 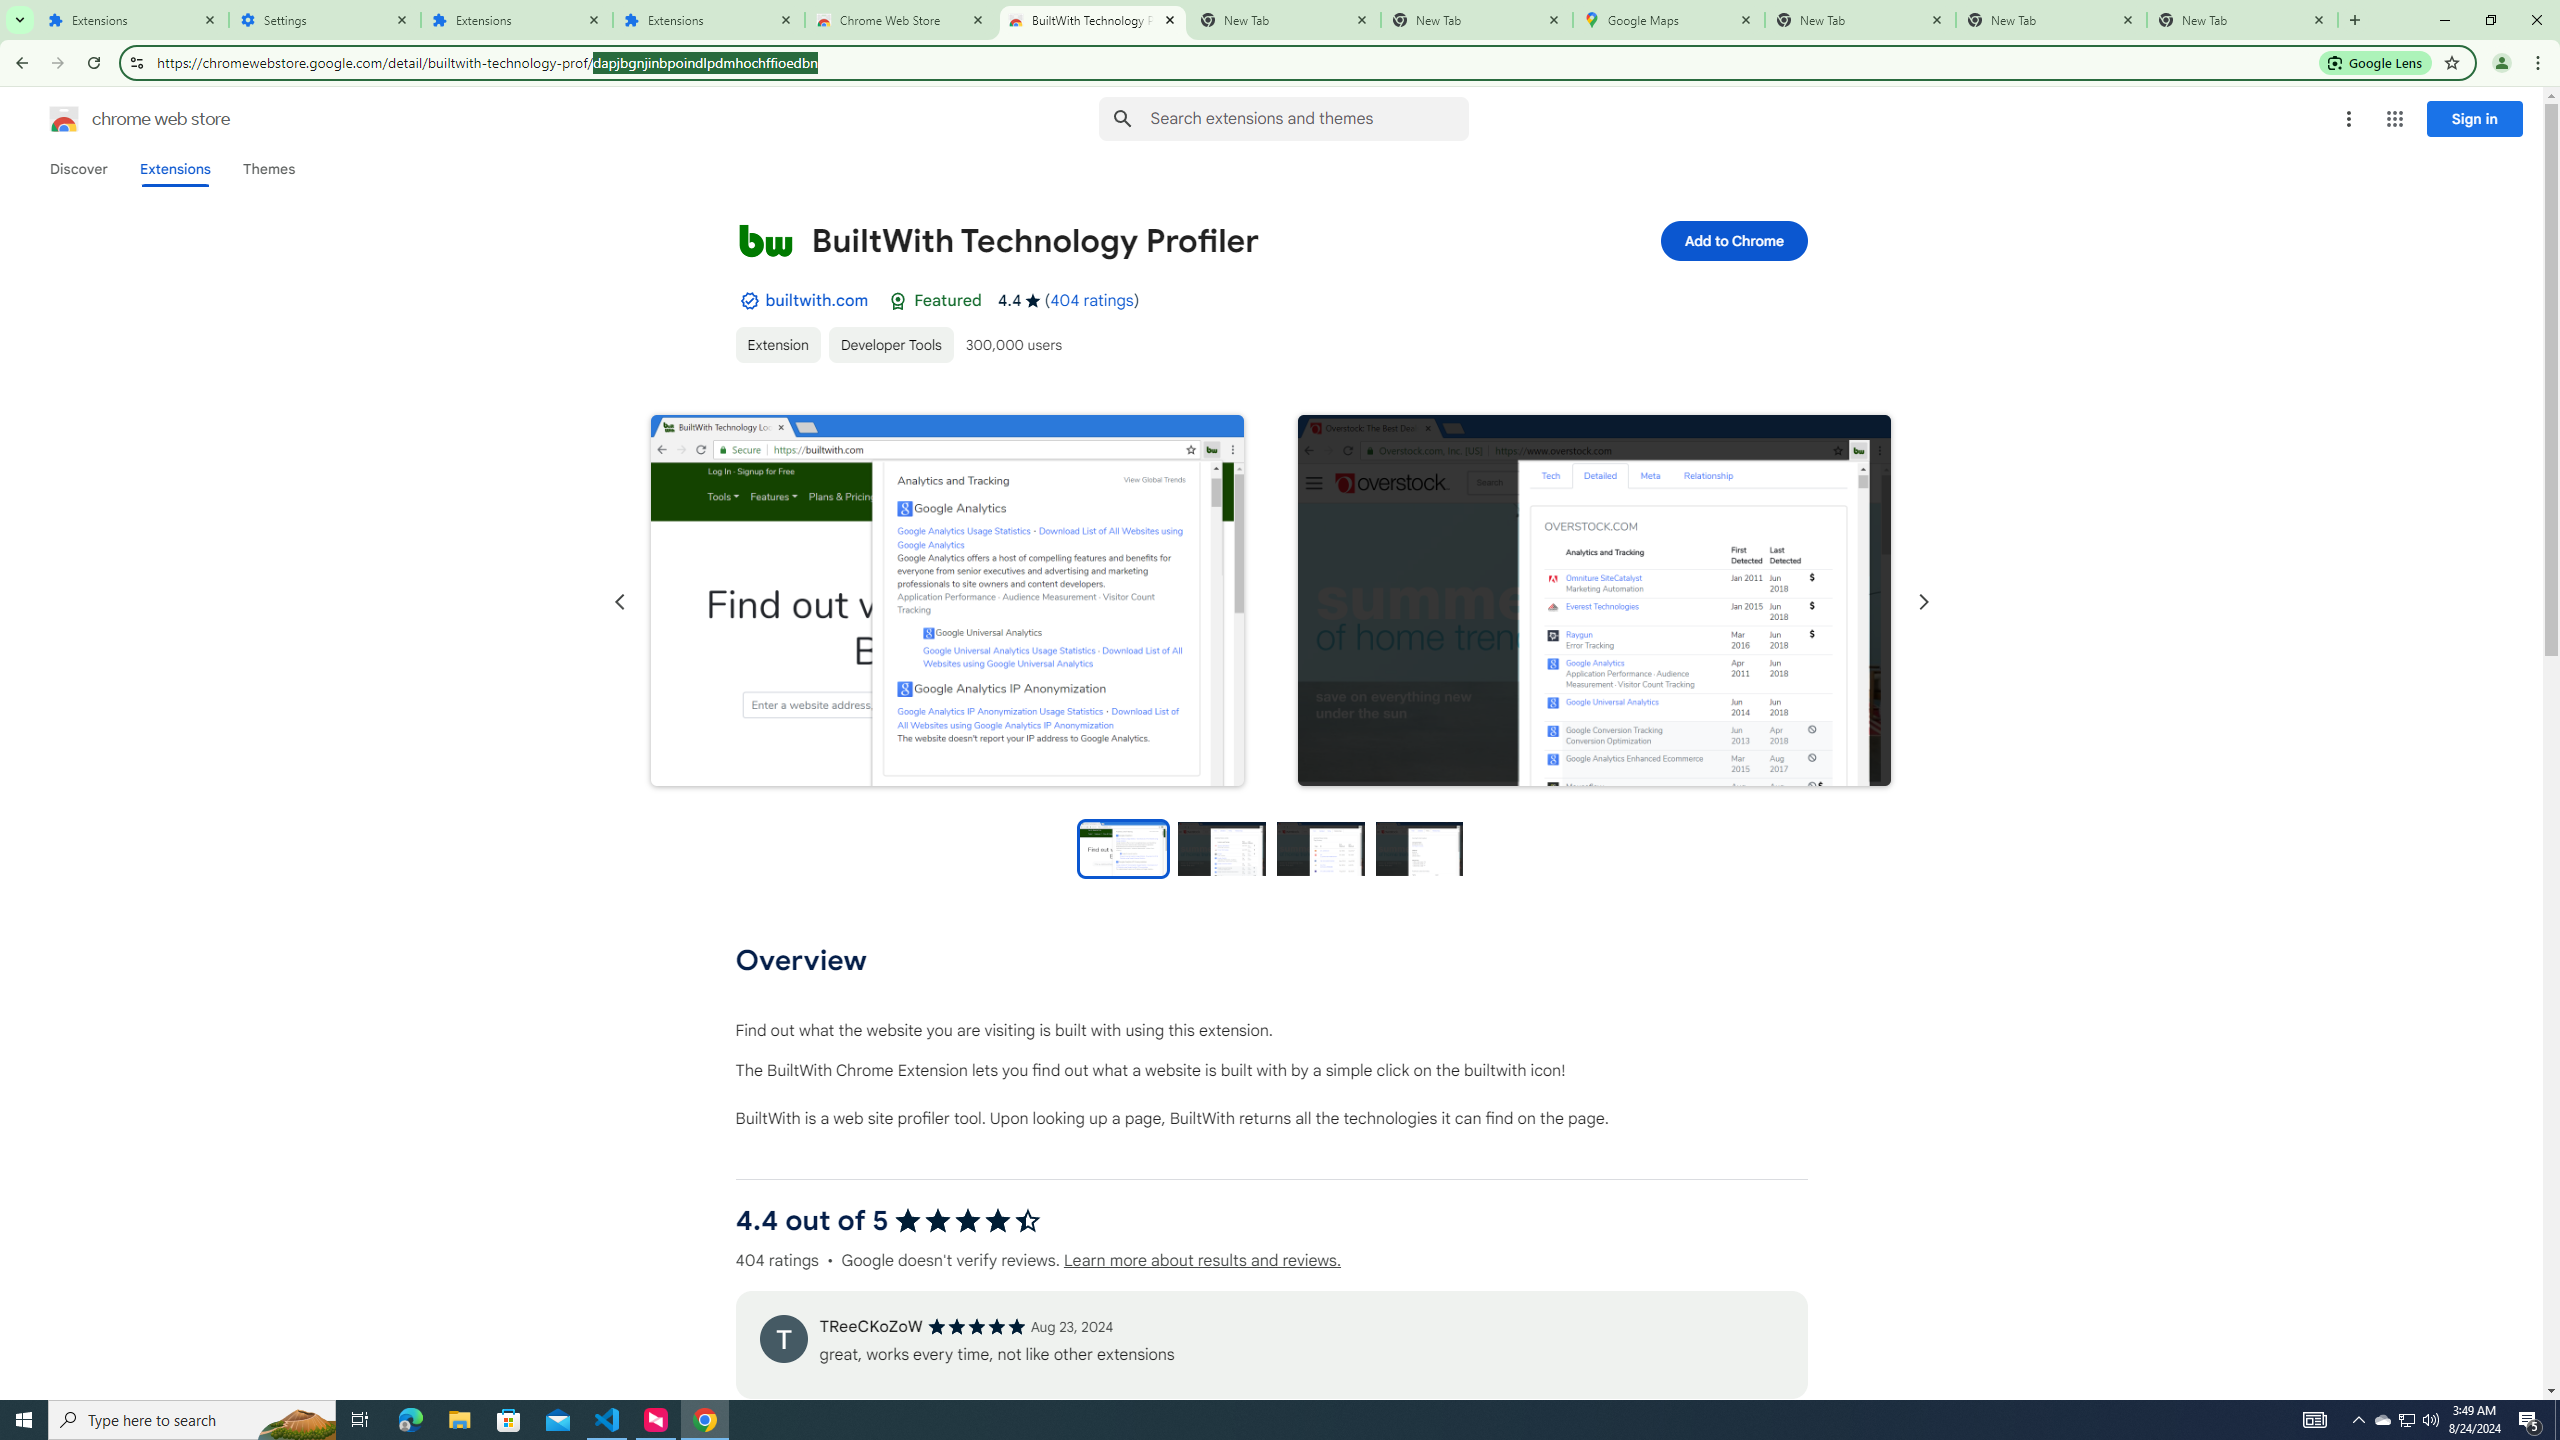 What do you see at coordinates (946, 601) in the screenshot?
I see `'Item media 1 screenshot'` at bounding box center [946, 601].